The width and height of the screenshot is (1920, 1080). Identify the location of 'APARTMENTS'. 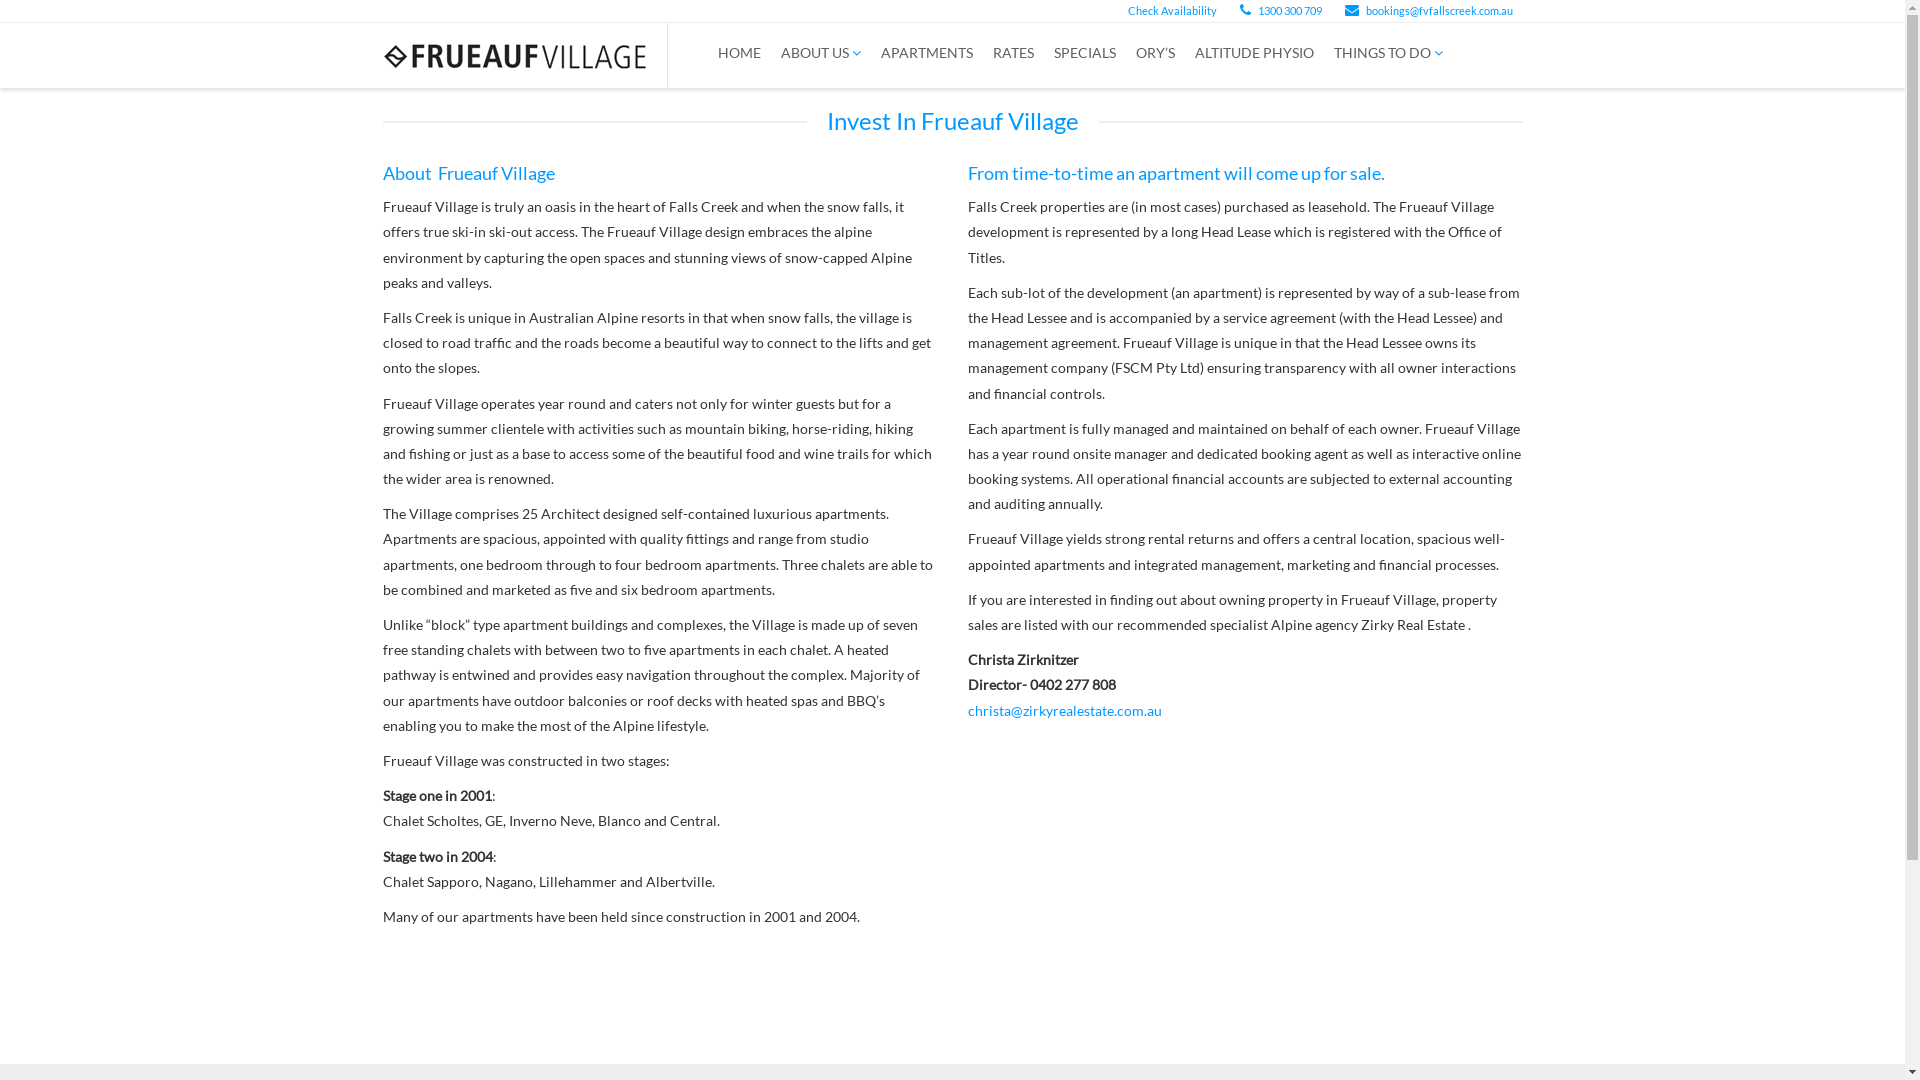
(925, 52).